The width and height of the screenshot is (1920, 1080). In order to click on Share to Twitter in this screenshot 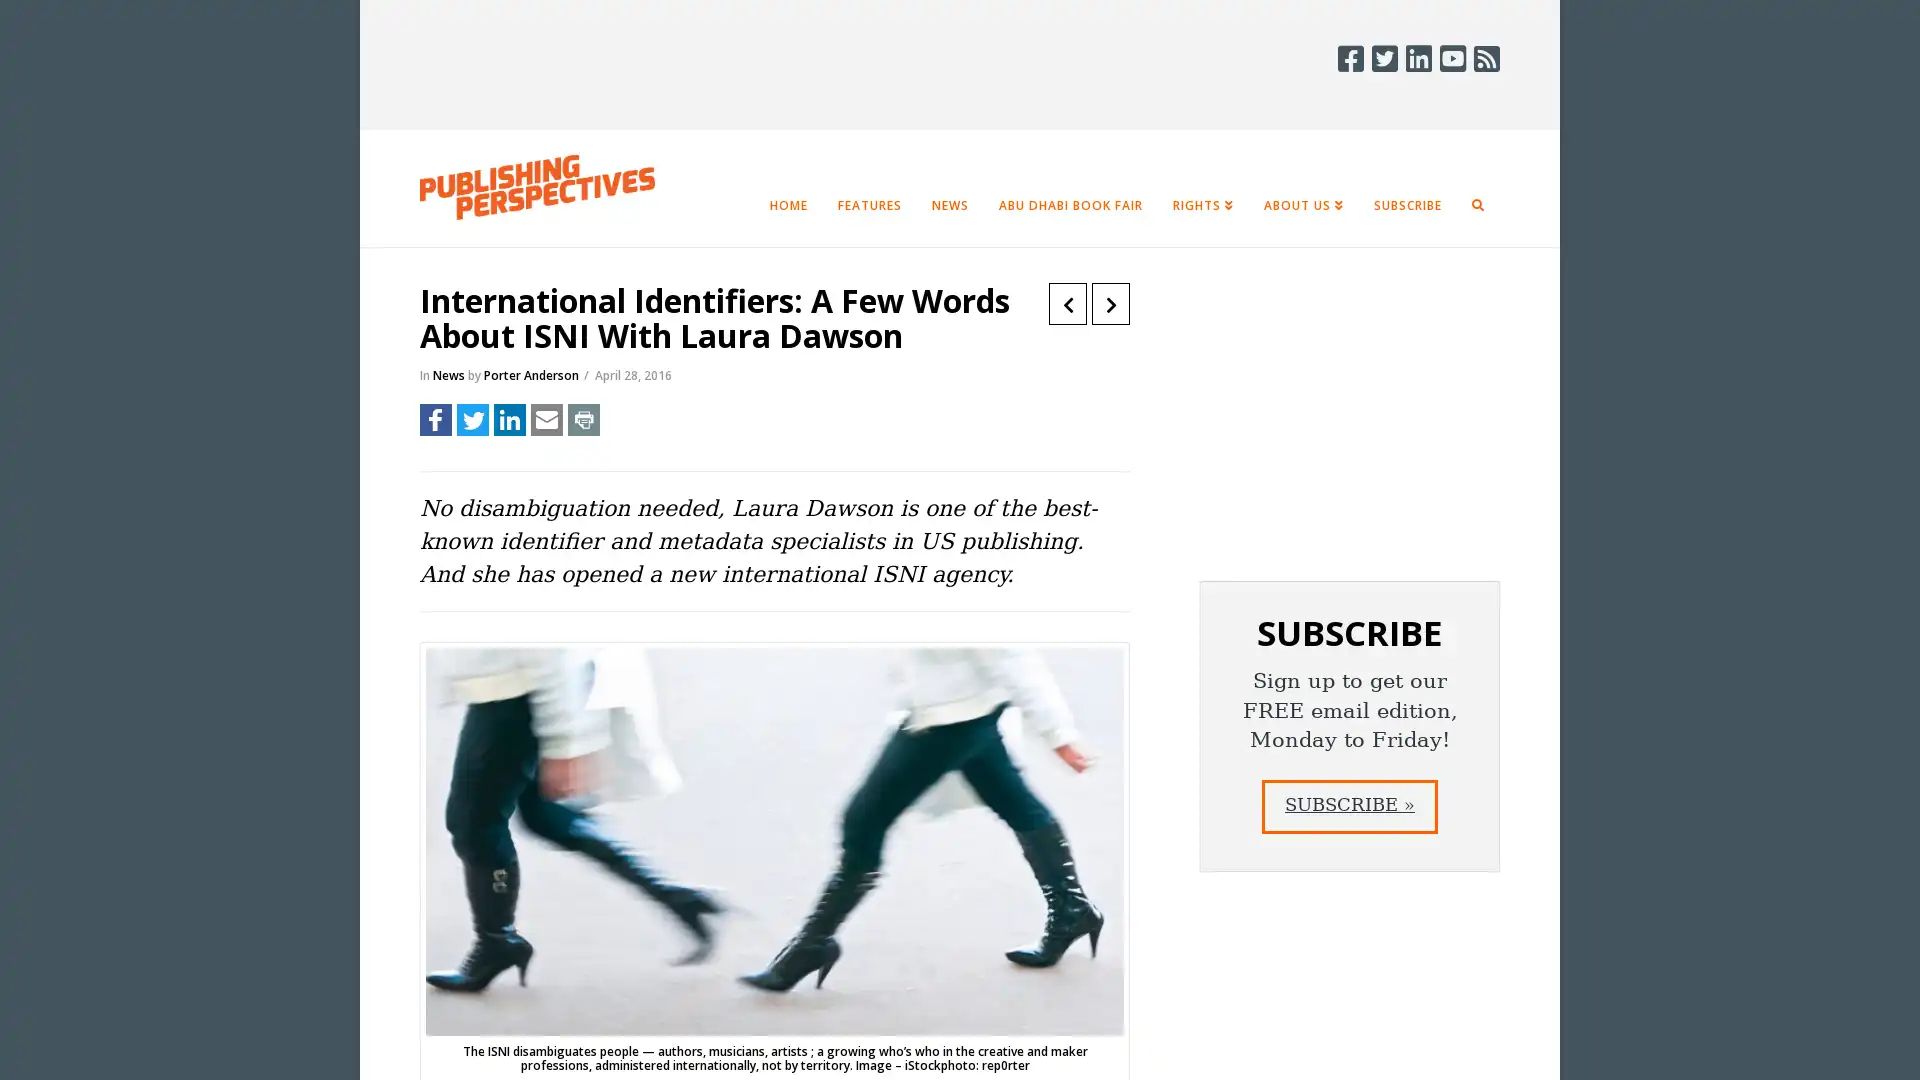, I will do `click(472, 419)`.